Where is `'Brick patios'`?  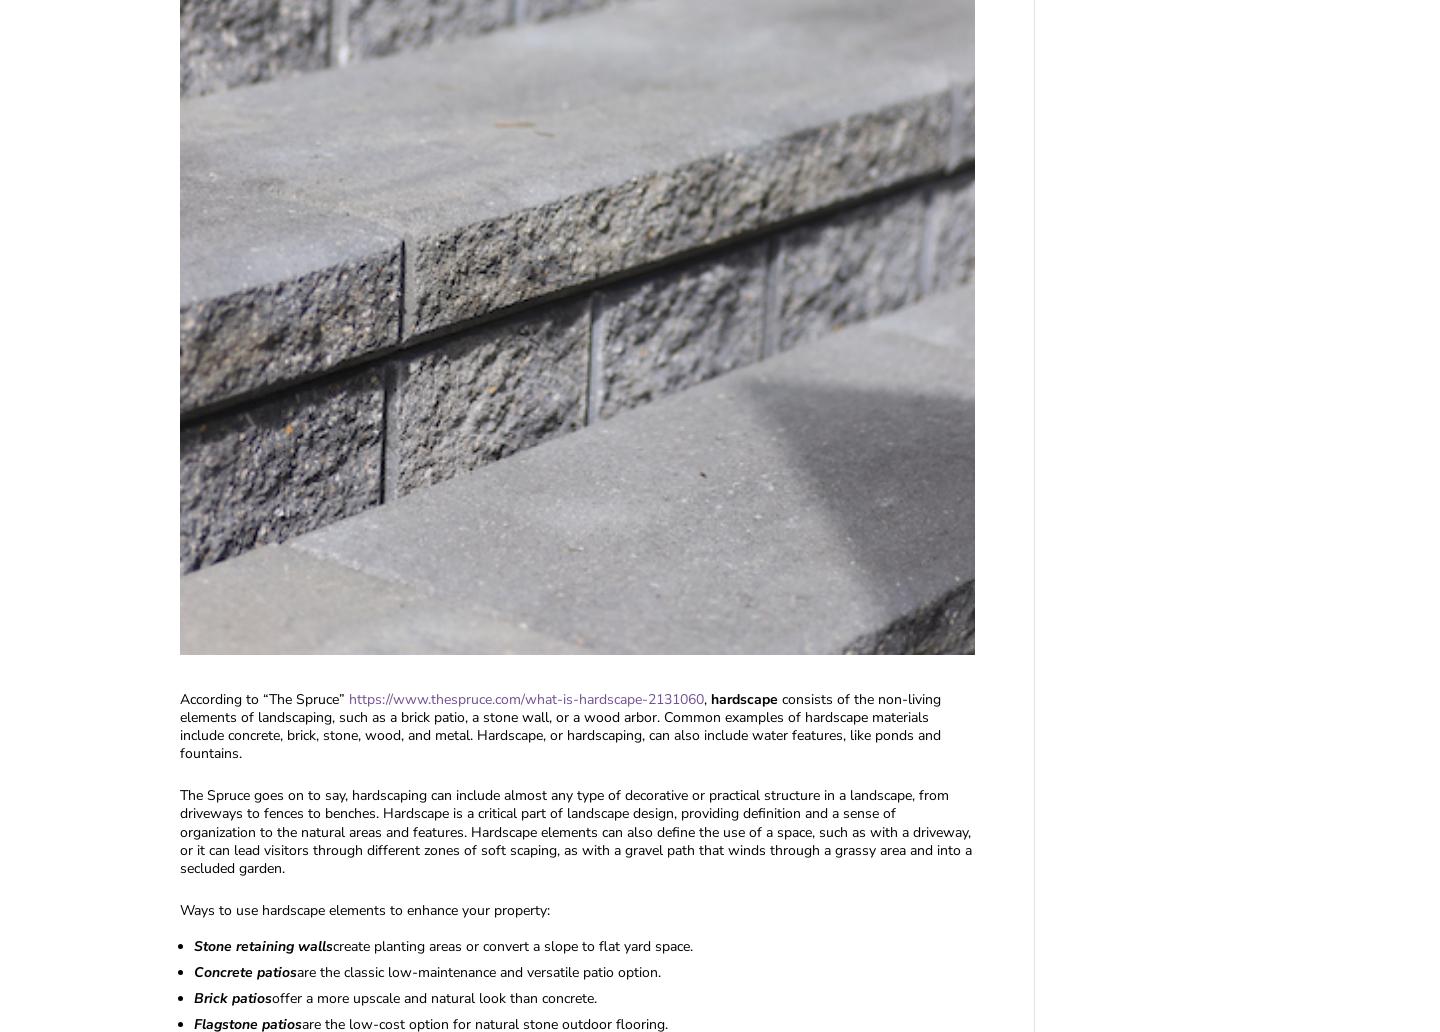
'Brick patios' is located at coordinates (232, 997).